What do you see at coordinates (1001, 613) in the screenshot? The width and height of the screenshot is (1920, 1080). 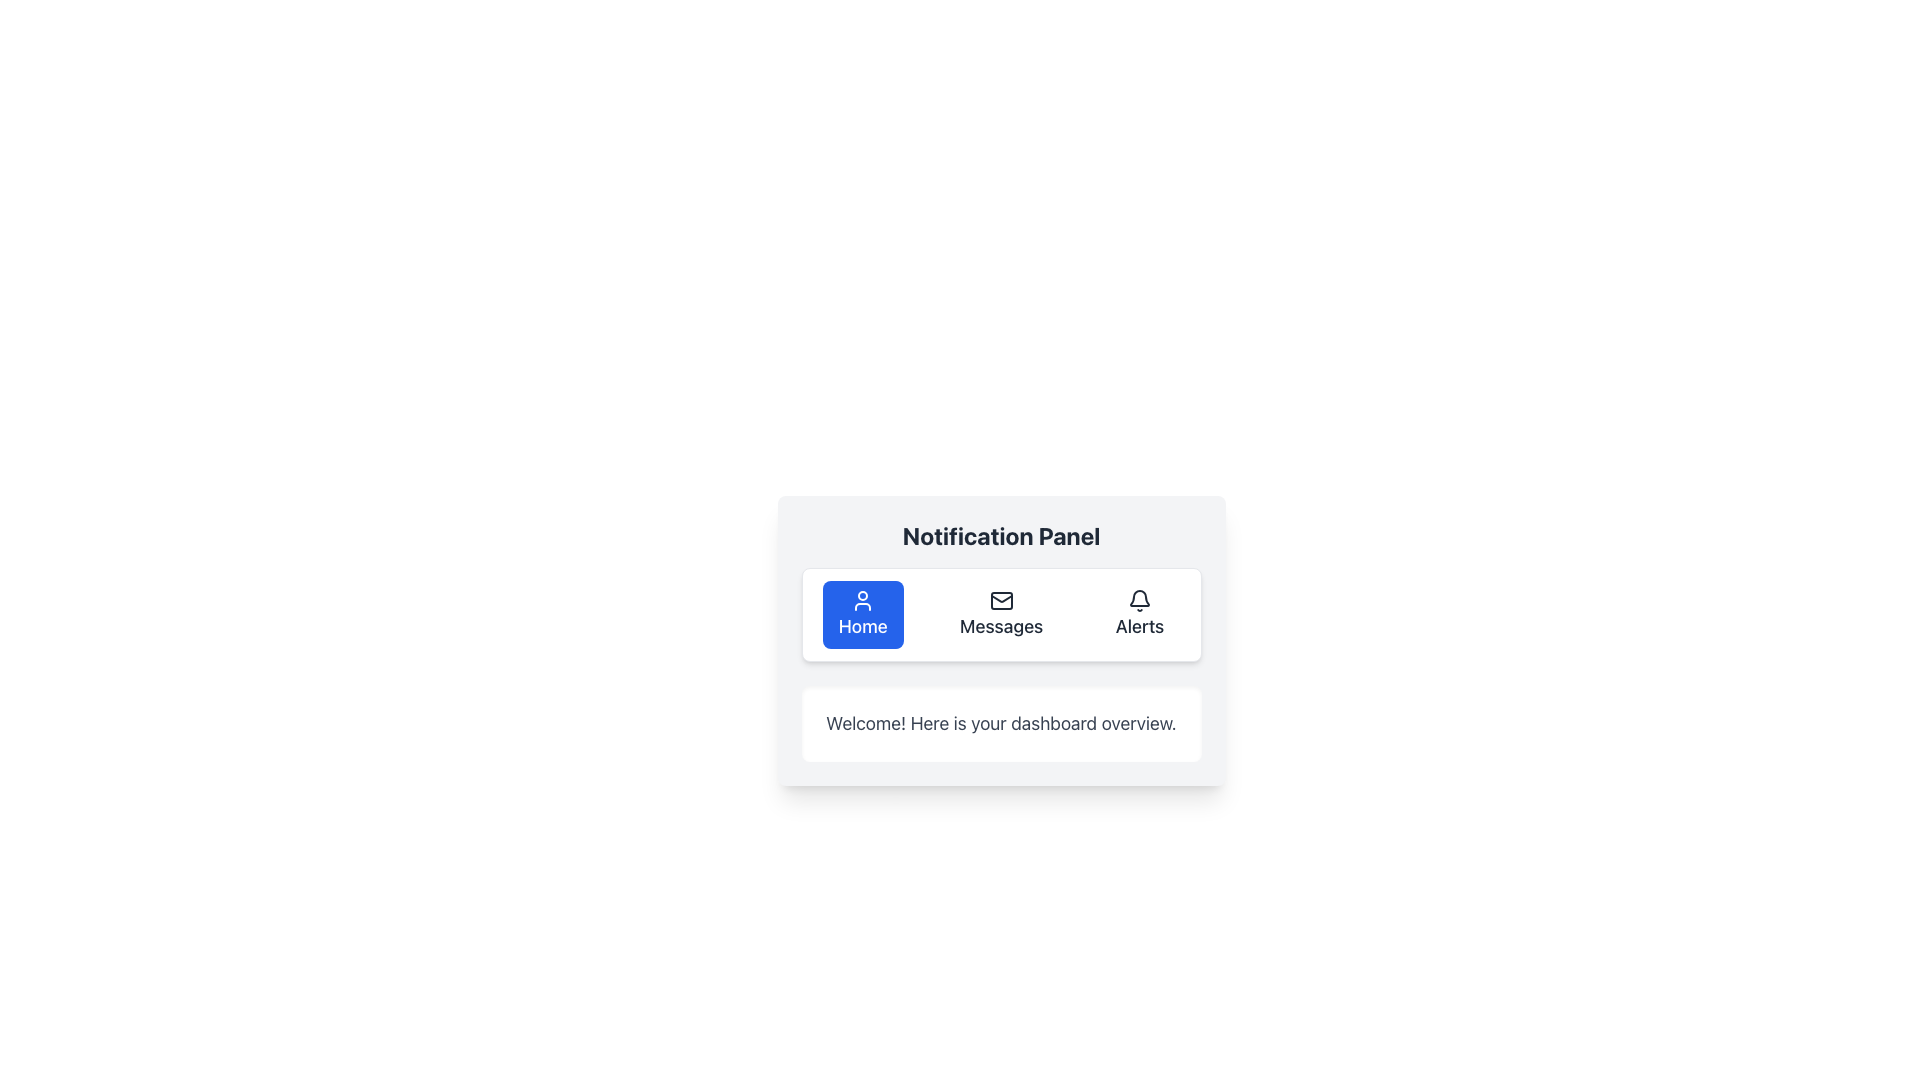 I see `the 'Messages' button with a mail icon in the navigation menu` at bounding box center [1001, 613].